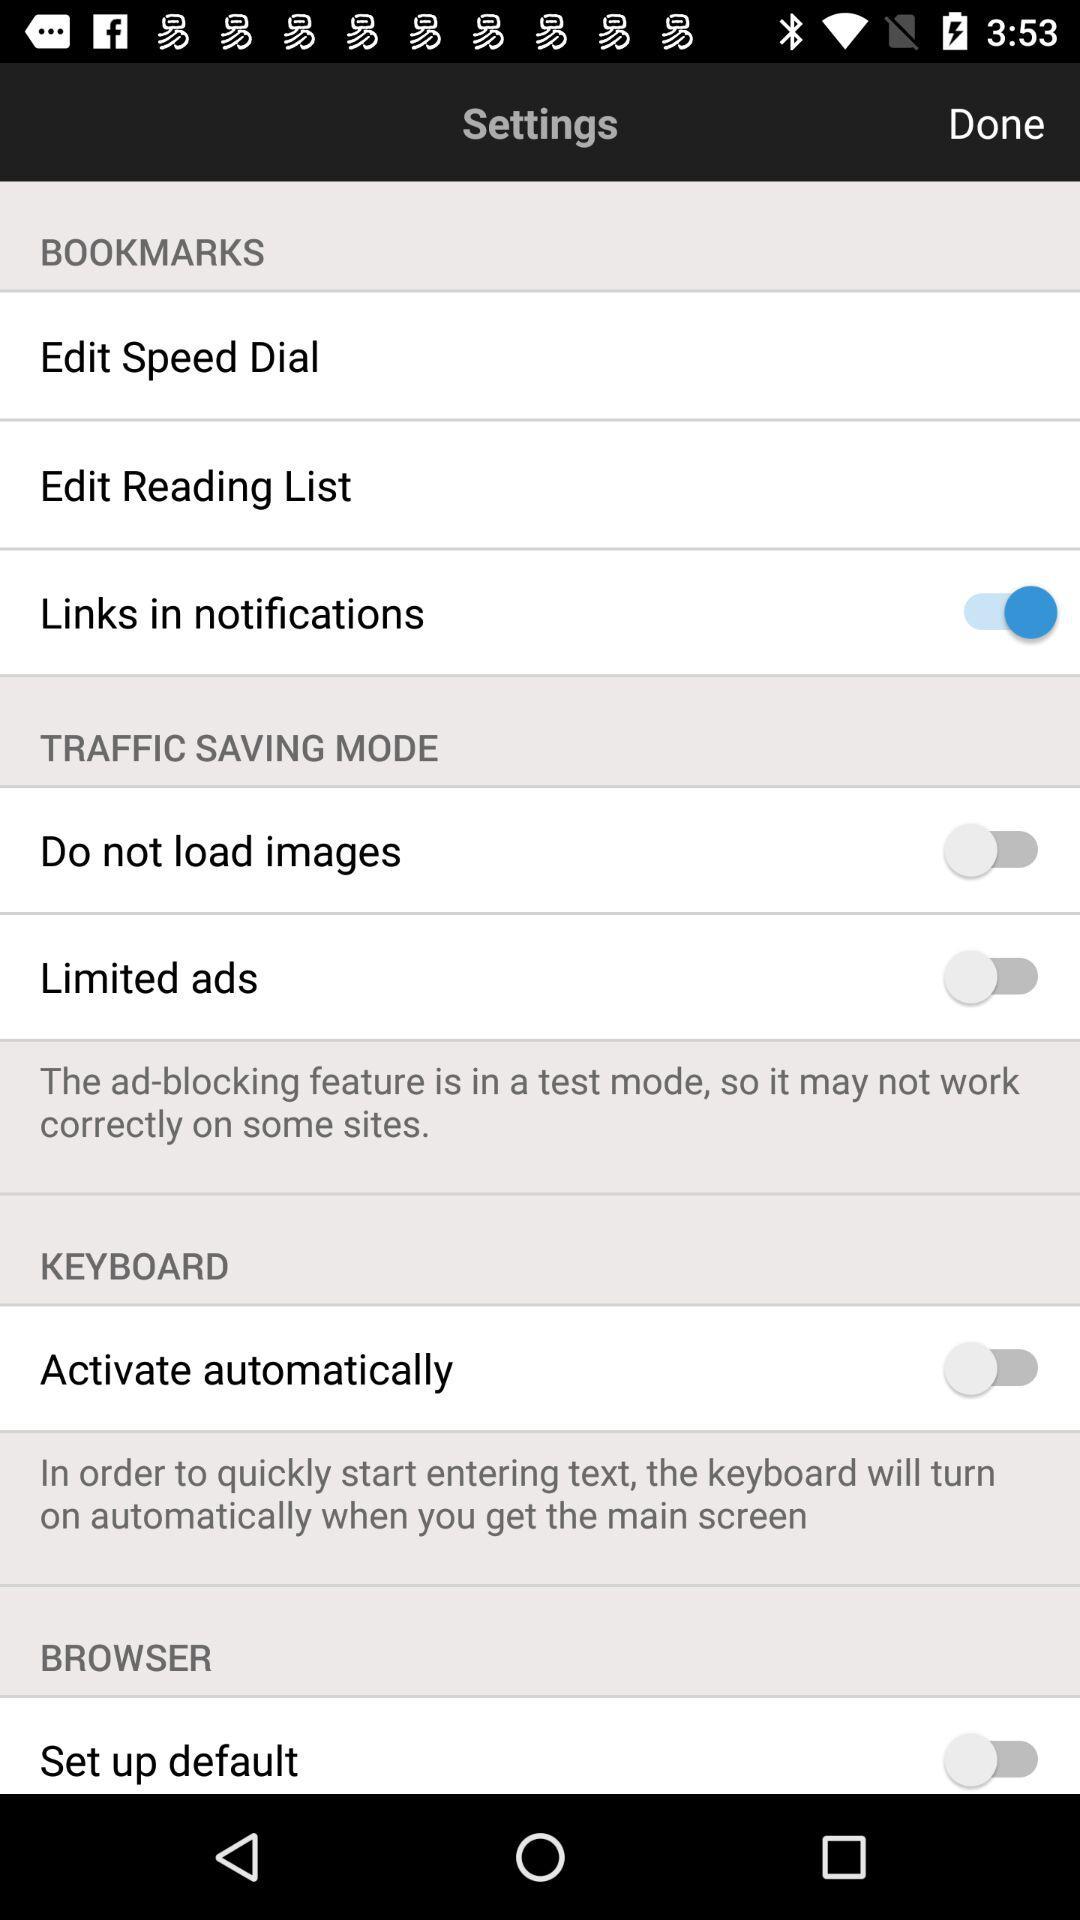 This screenshot has height=1920, width=1080. I want to click on set up default, so click(1000, 1758).